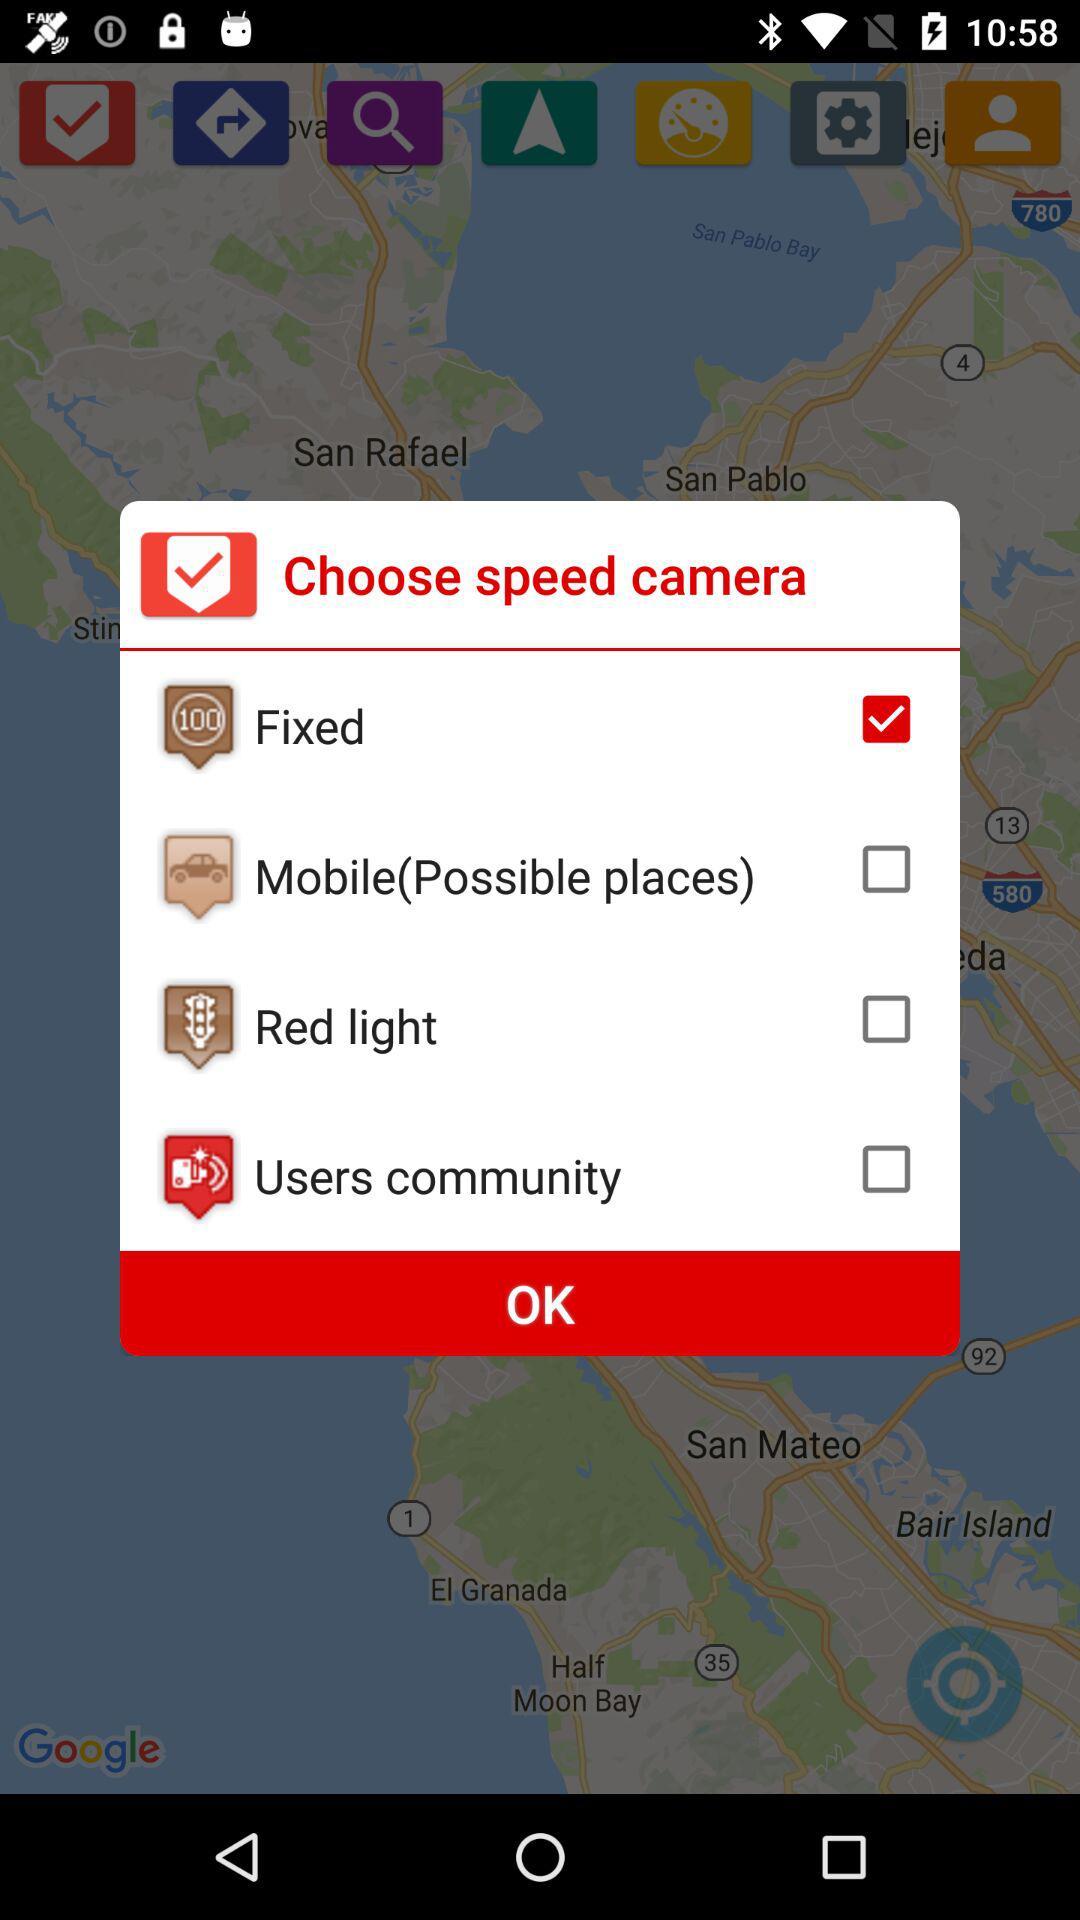  I want to click on mobile(possible places), so click(549, 875).